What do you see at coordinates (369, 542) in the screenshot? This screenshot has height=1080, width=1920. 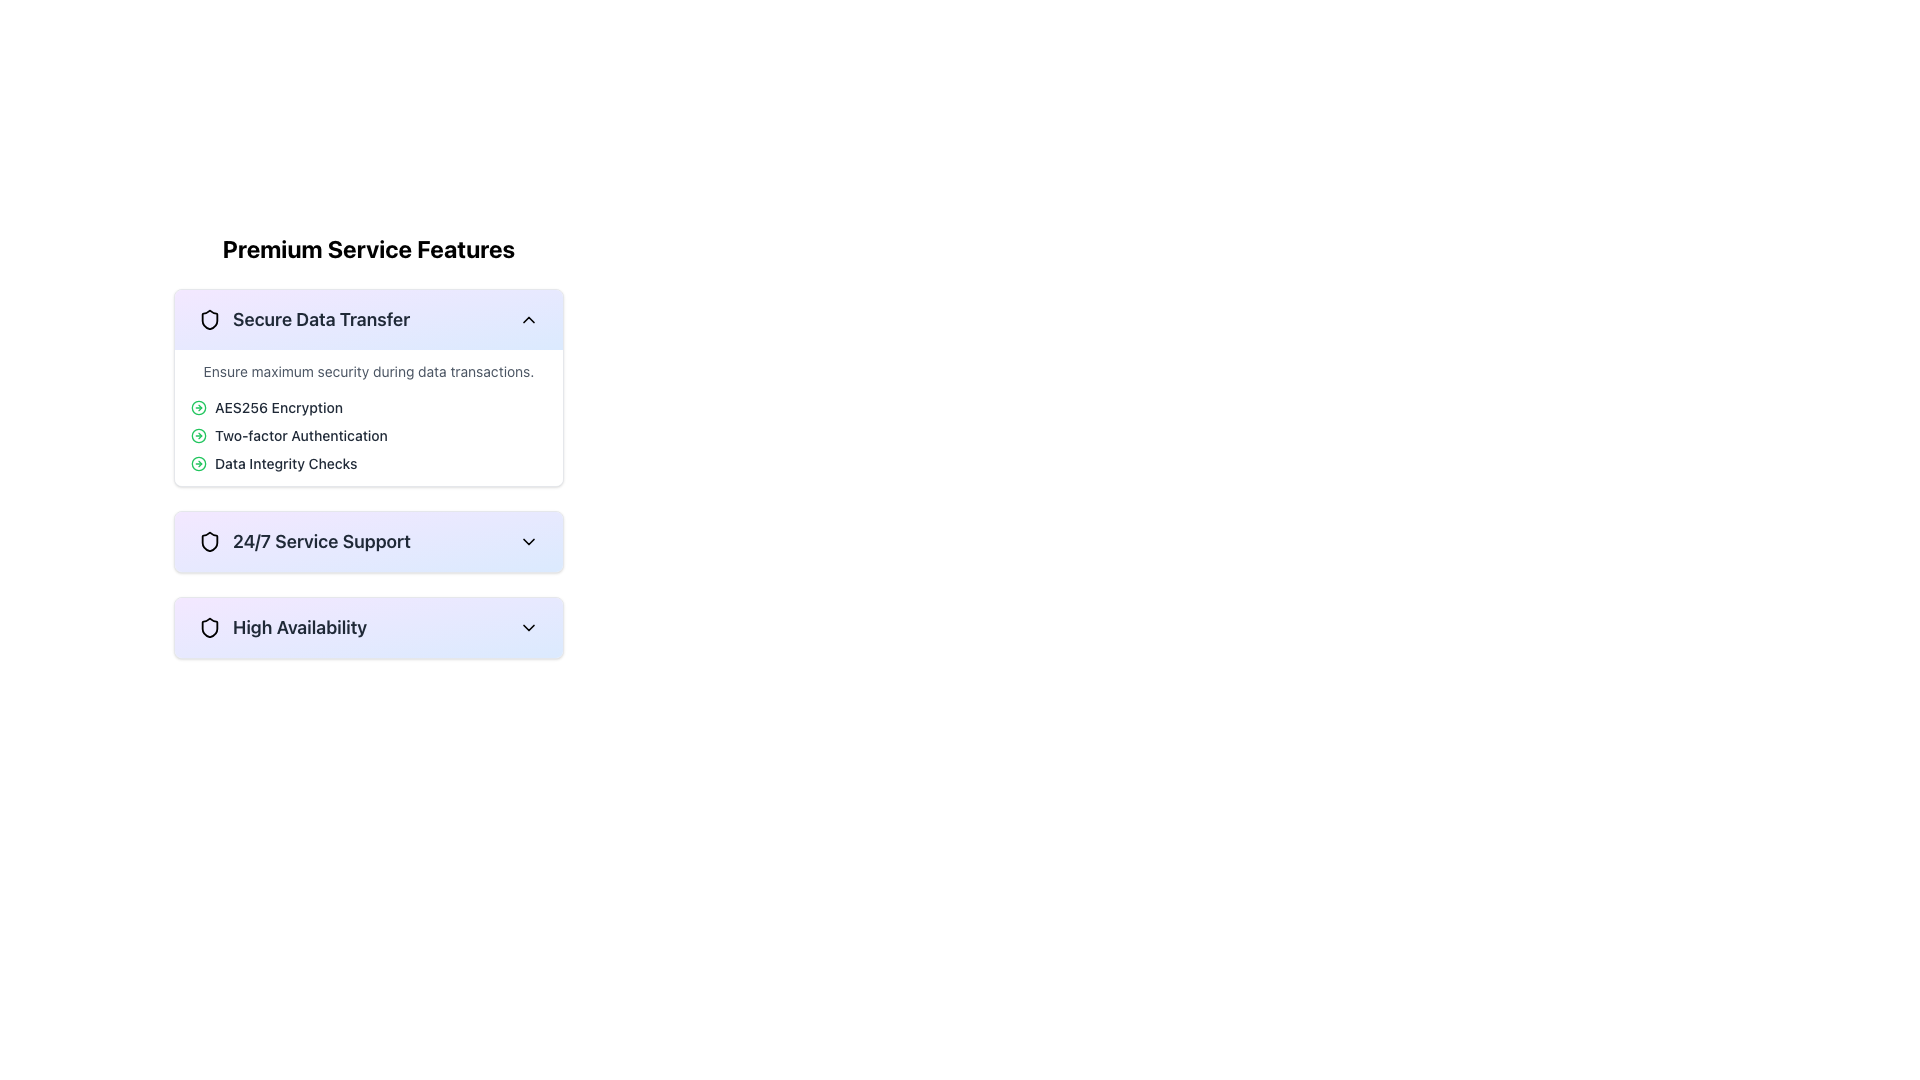 I see `the '24/7 Service Support' collapsible header item` at bounding box center [369, 542].